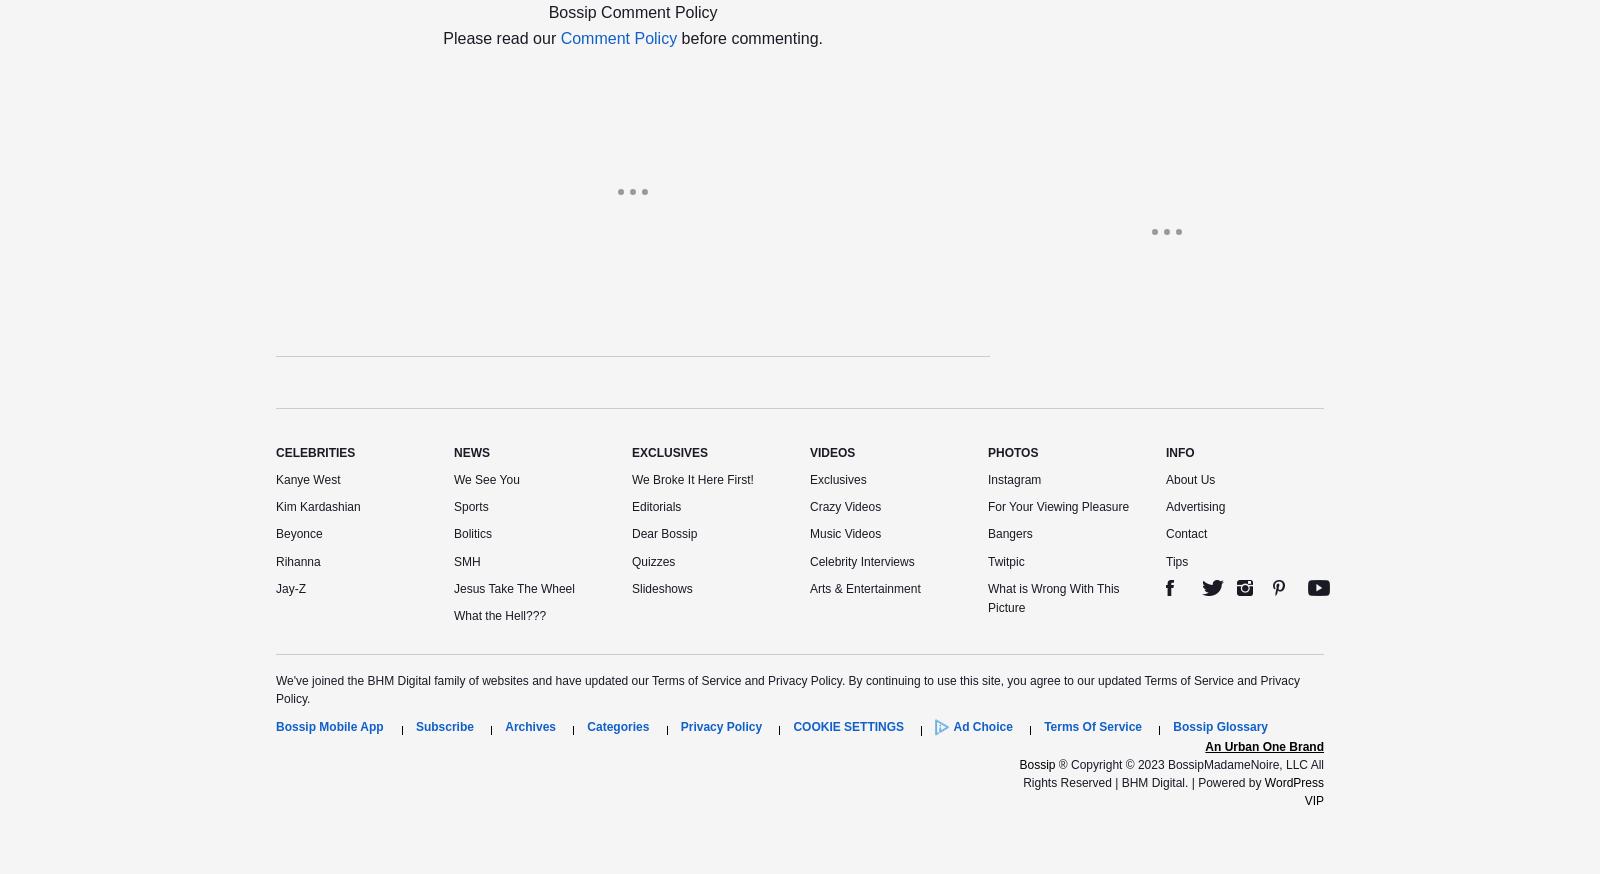 The width and height of the screenshot is (1600, 874). What do you see at coordinates (315, 451) in the screenshot?
I see `'Celebrities'` at bounding box center [315, 451].